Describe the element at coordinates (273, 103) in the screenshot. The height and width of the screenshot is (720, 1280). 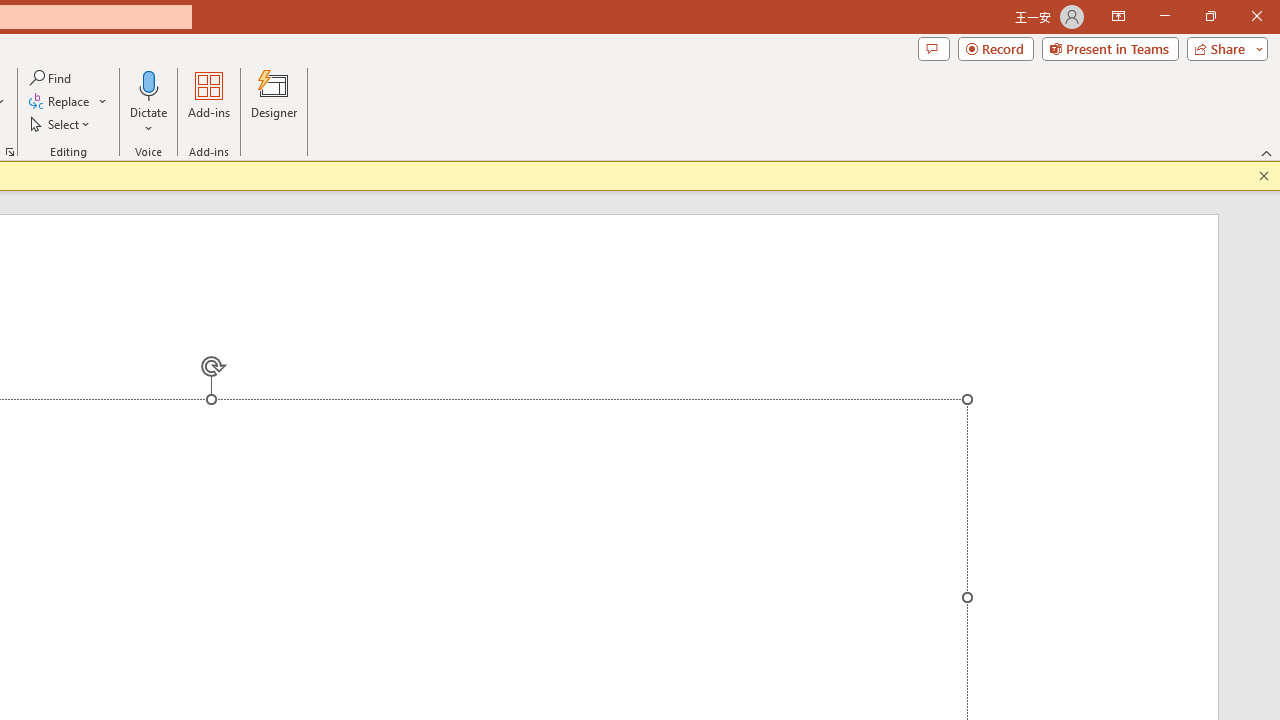
I see `'Designer'` at that location.